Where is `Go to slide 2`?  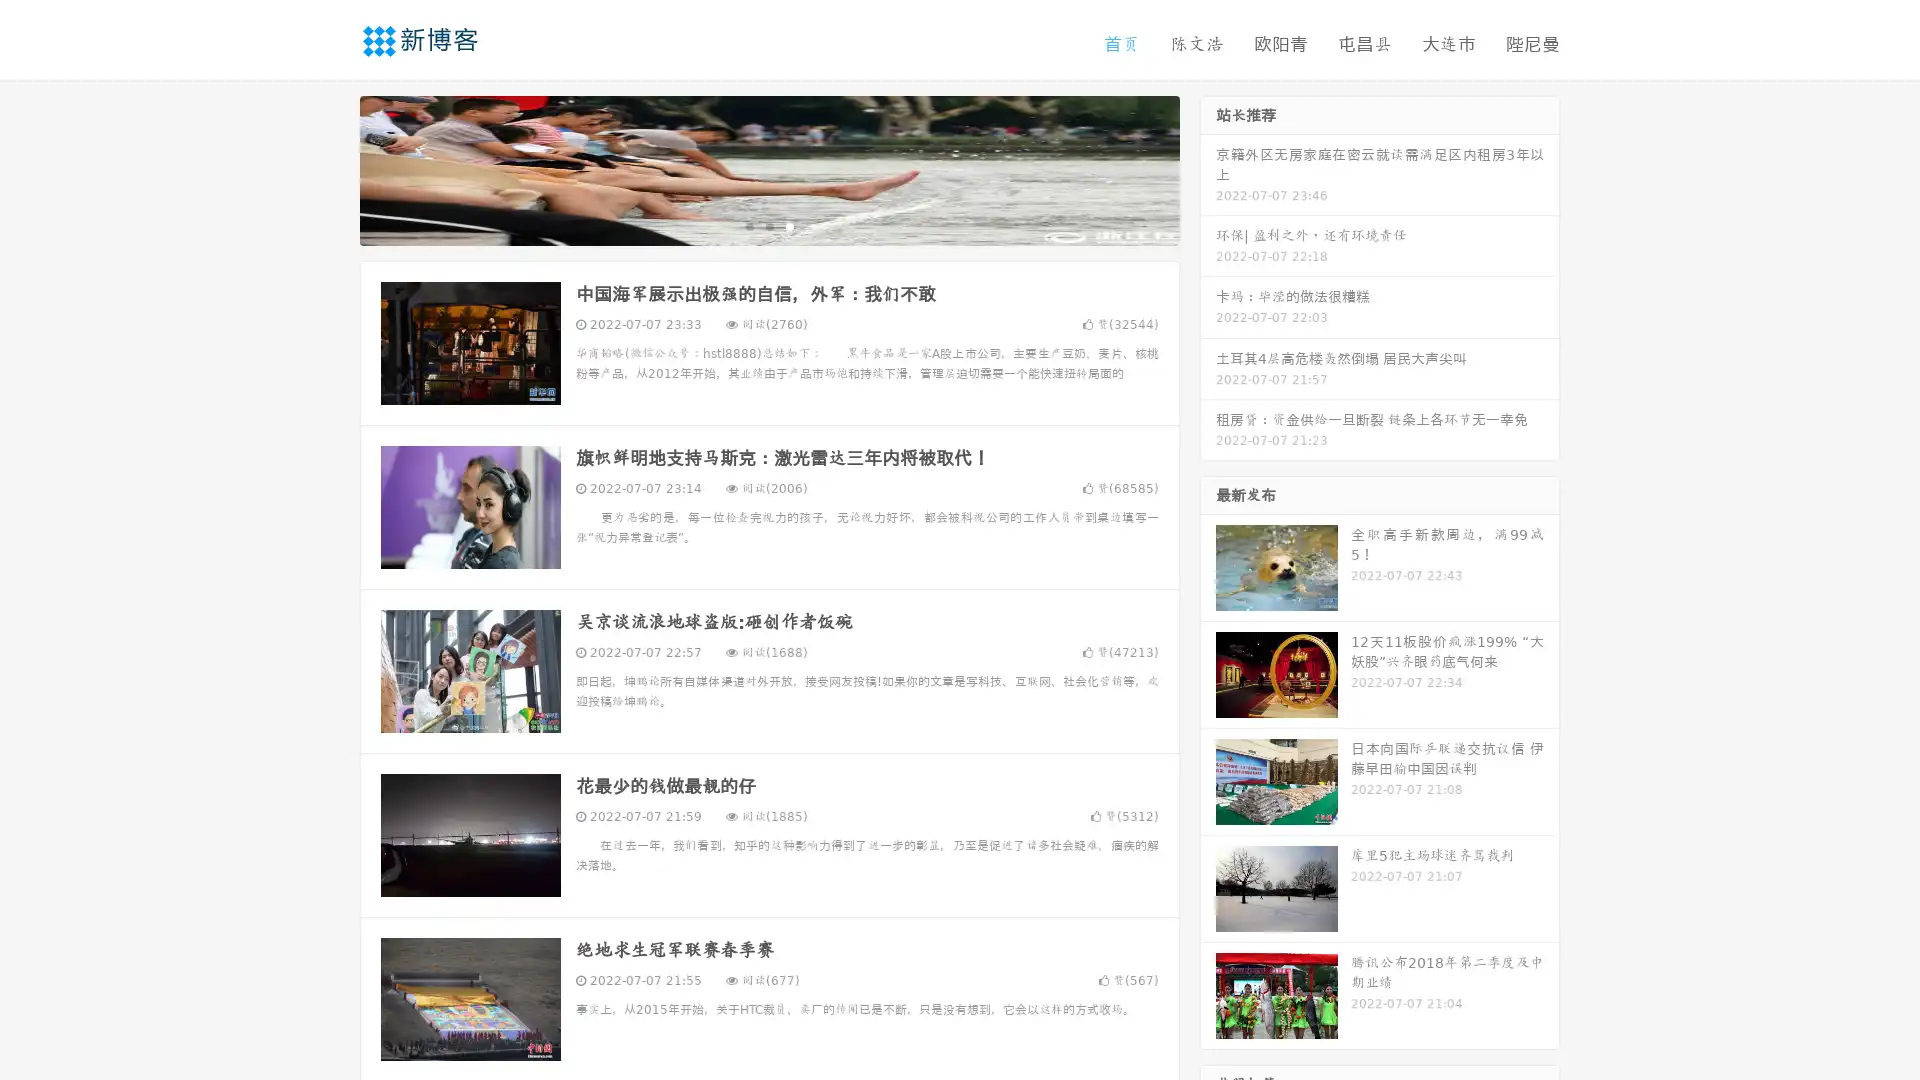 Go to slide 2 is located at coordinates (768, 225).